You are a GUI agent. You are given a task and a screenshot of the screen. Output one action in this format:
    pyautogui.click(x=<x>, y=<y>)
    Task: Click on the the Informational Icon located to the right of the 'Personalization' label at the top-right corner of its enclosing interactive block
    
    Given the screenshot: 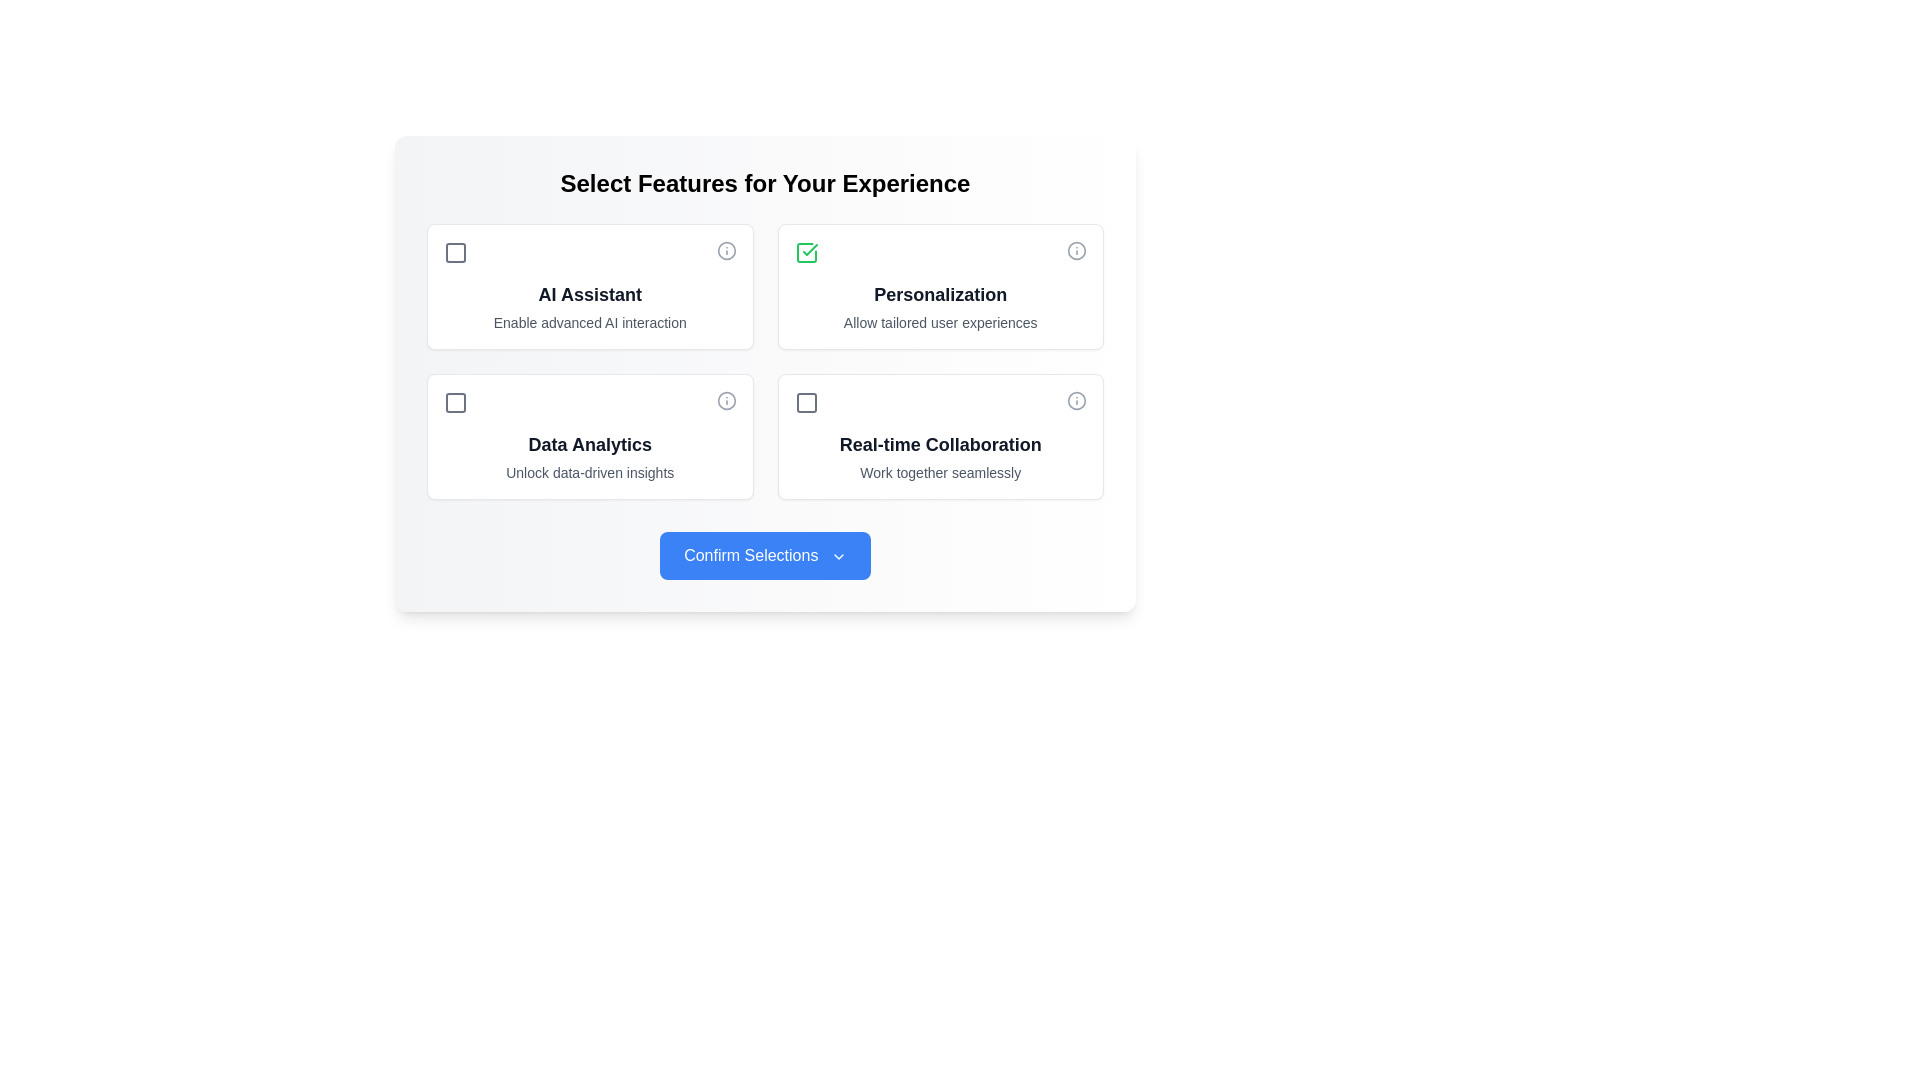 What is the action you would take?
    pyautogui.click(x=1075, y=249)
    